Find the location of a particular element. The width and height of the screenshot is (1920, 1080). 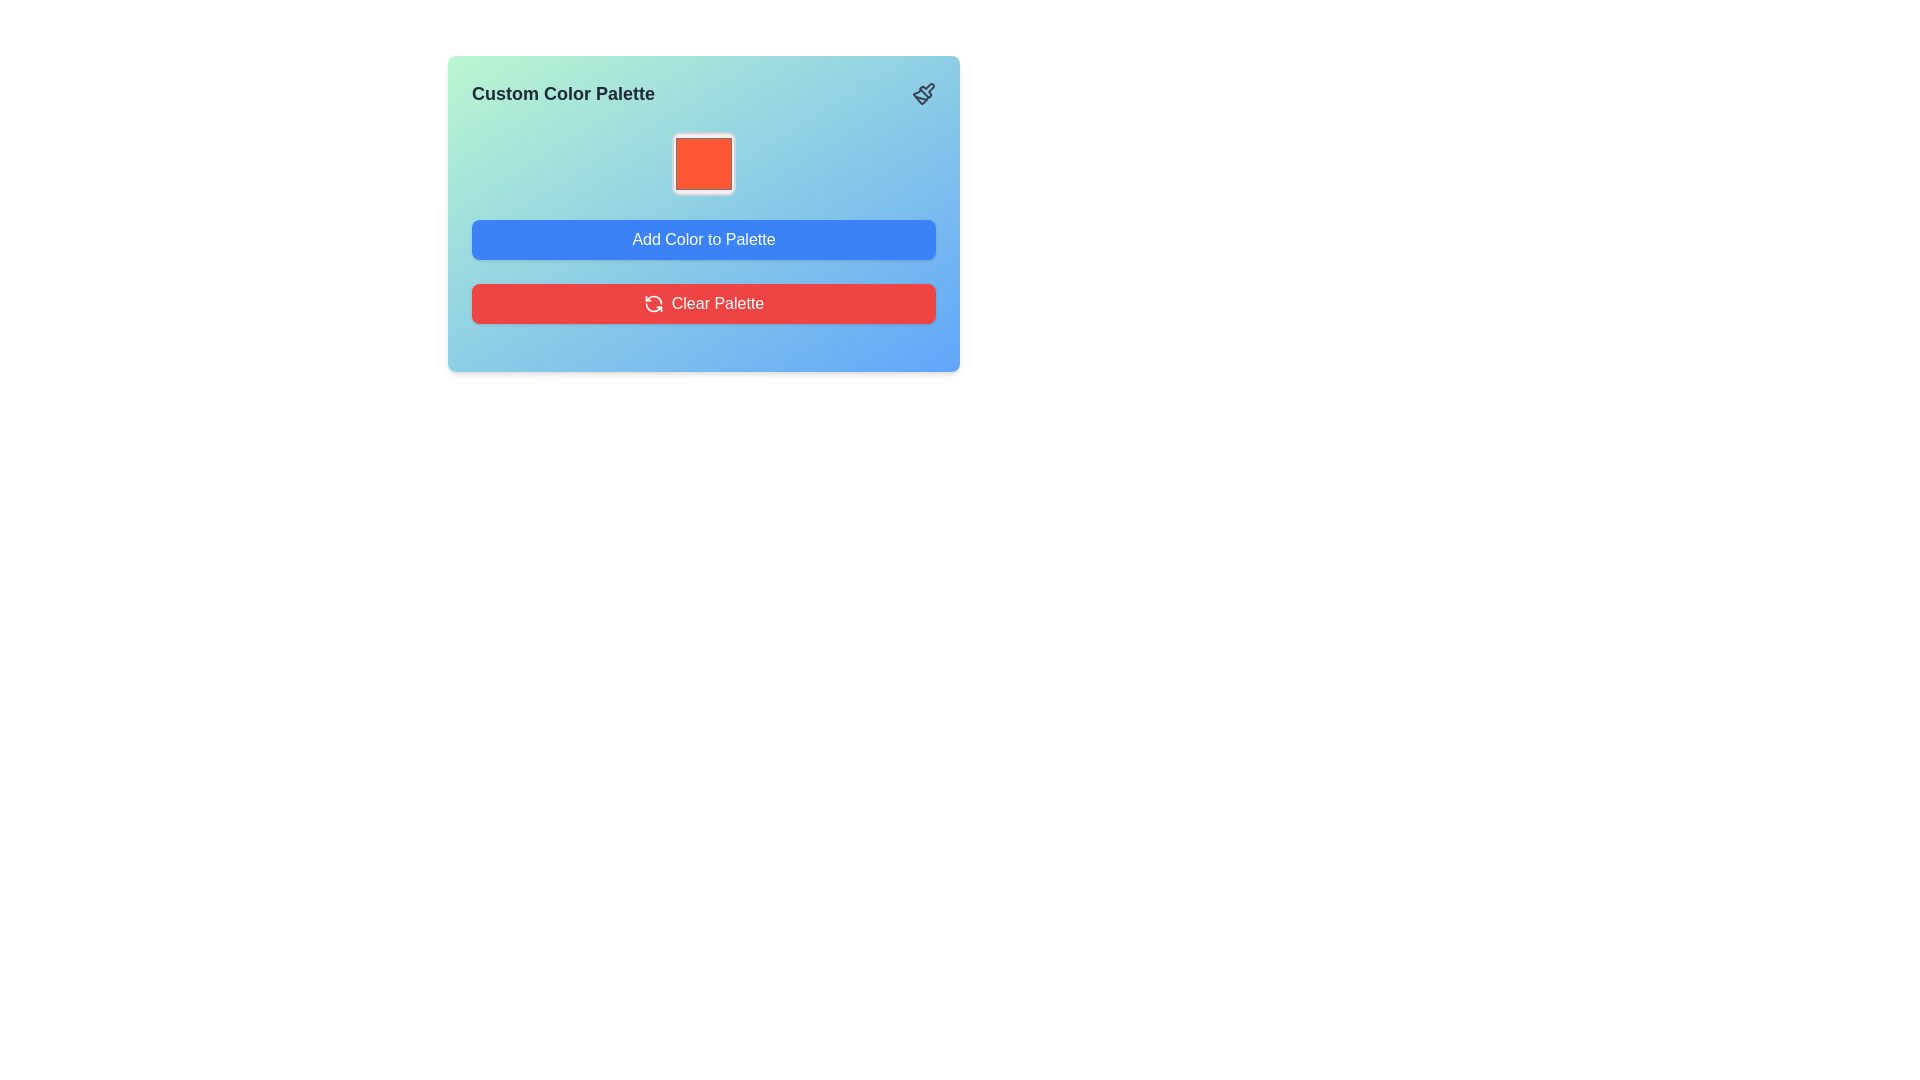

the 'Clear Palette' button, which has a red background and white text, located at the bottom of the color-selection interface is located at coordinates (718, 304).